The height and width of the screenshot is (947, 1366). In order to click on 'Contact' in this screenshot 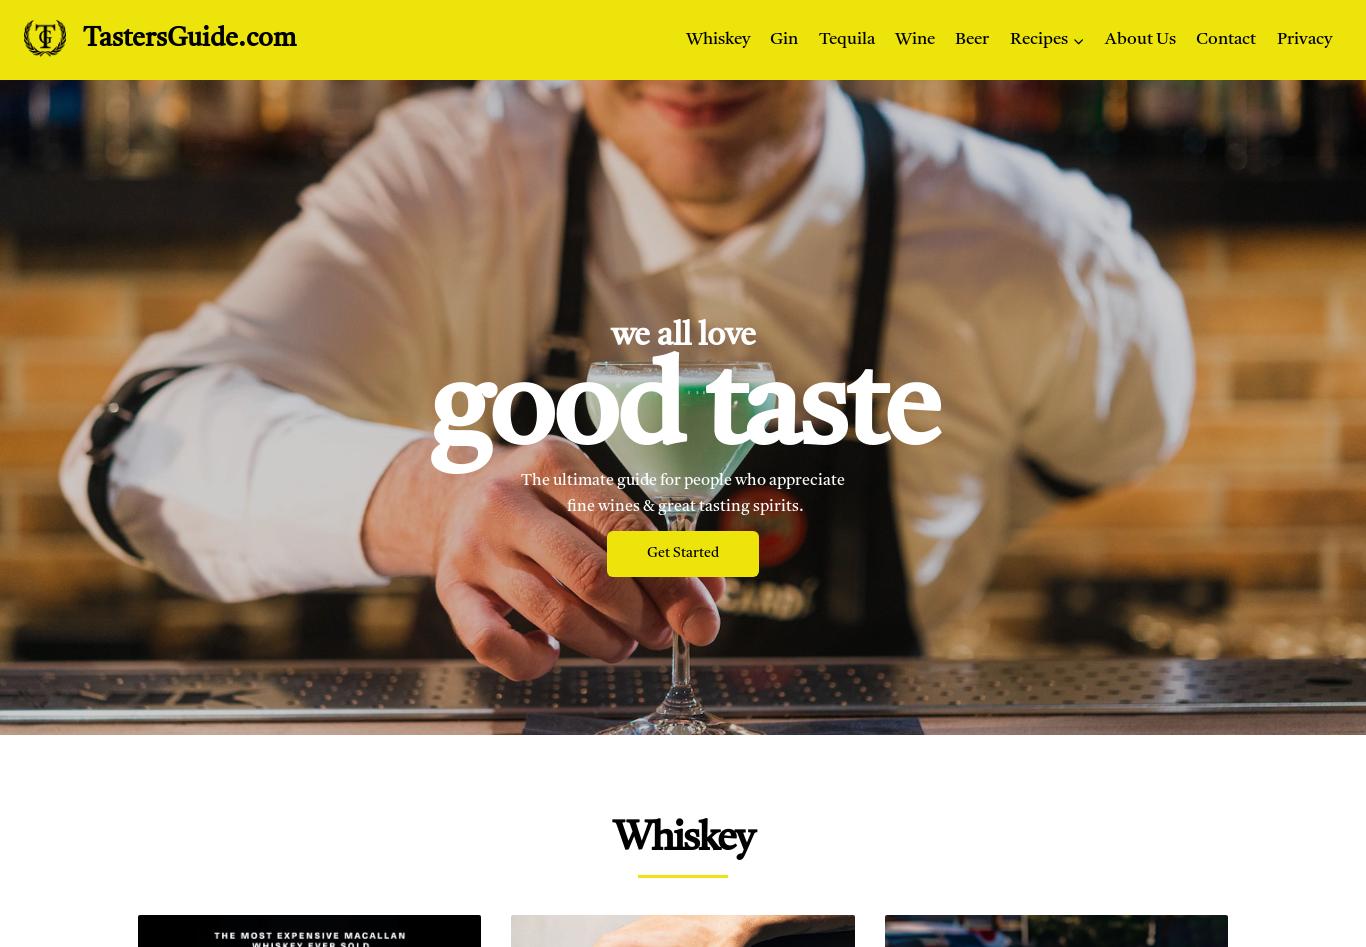, I will do `click(1225, 39)`.